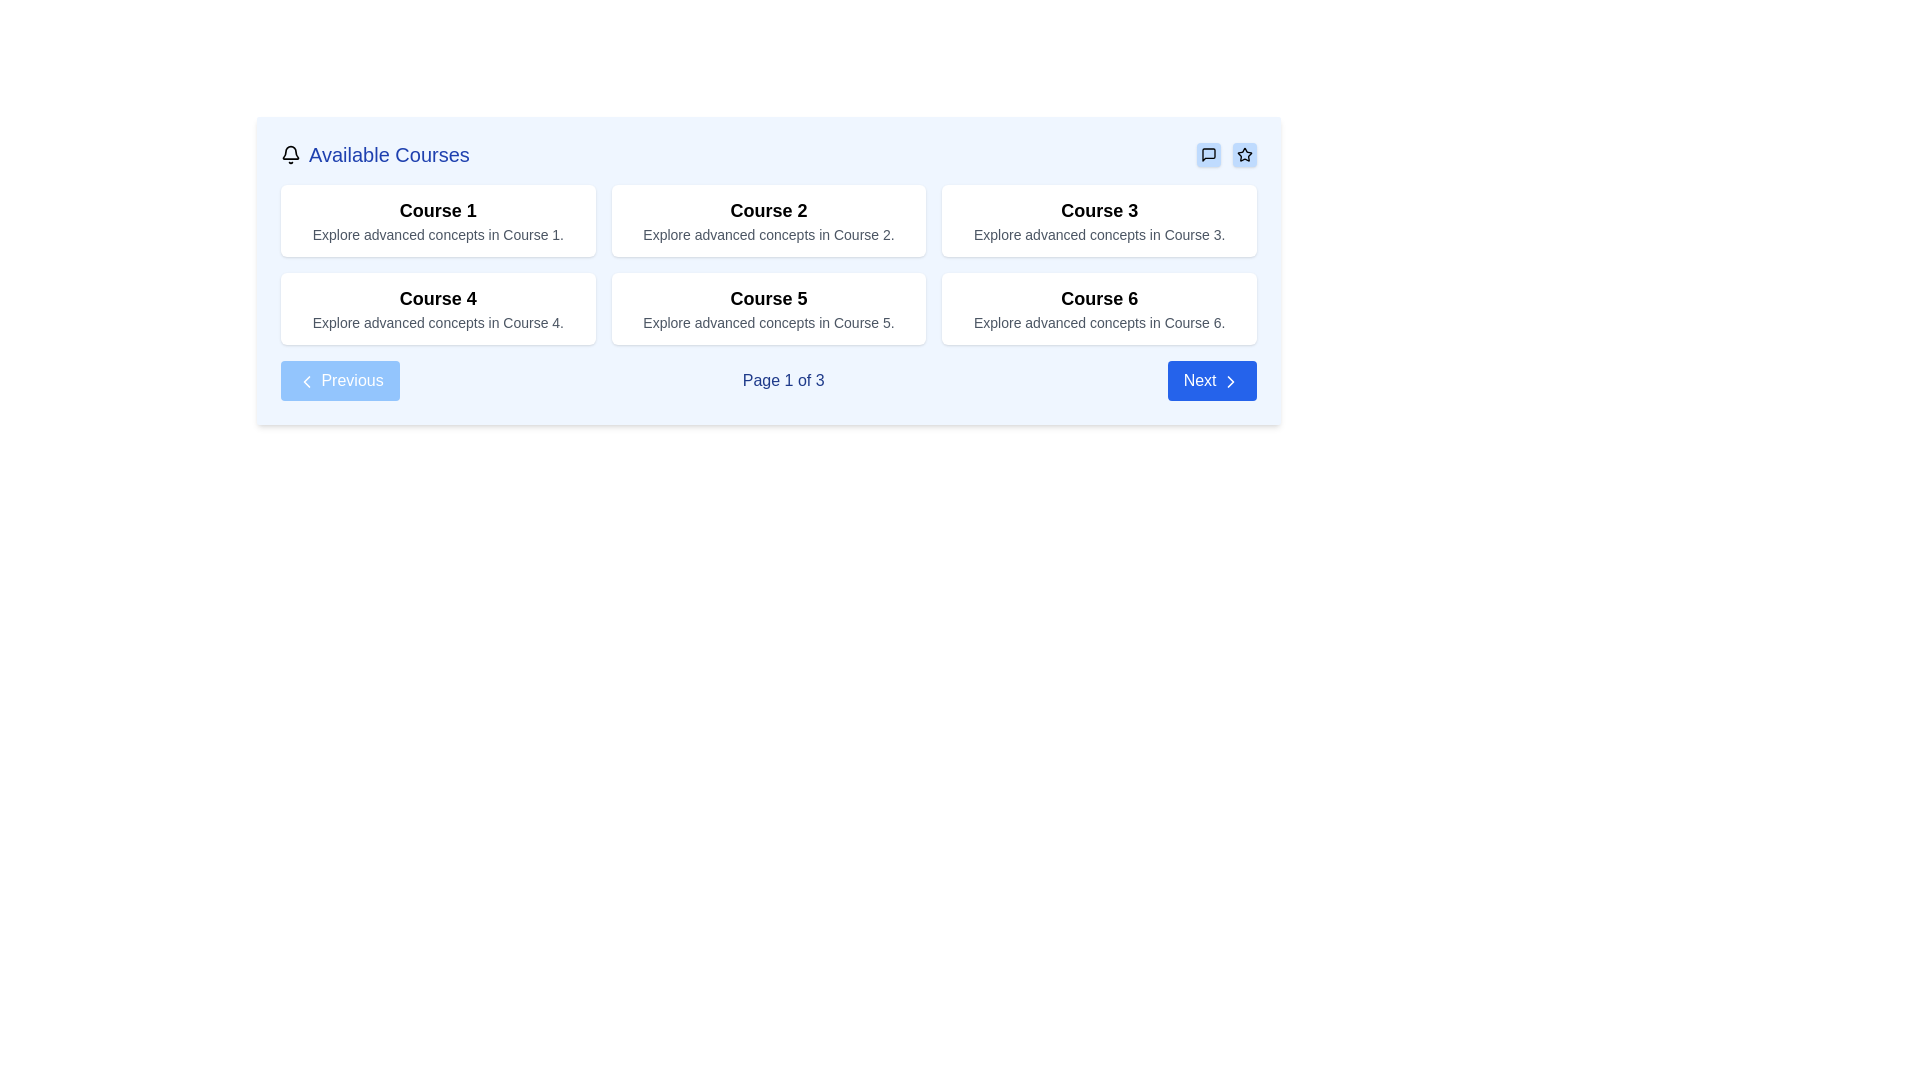  I want to click on the star icon in the top-right corner of the interface, so click(1242, 153).